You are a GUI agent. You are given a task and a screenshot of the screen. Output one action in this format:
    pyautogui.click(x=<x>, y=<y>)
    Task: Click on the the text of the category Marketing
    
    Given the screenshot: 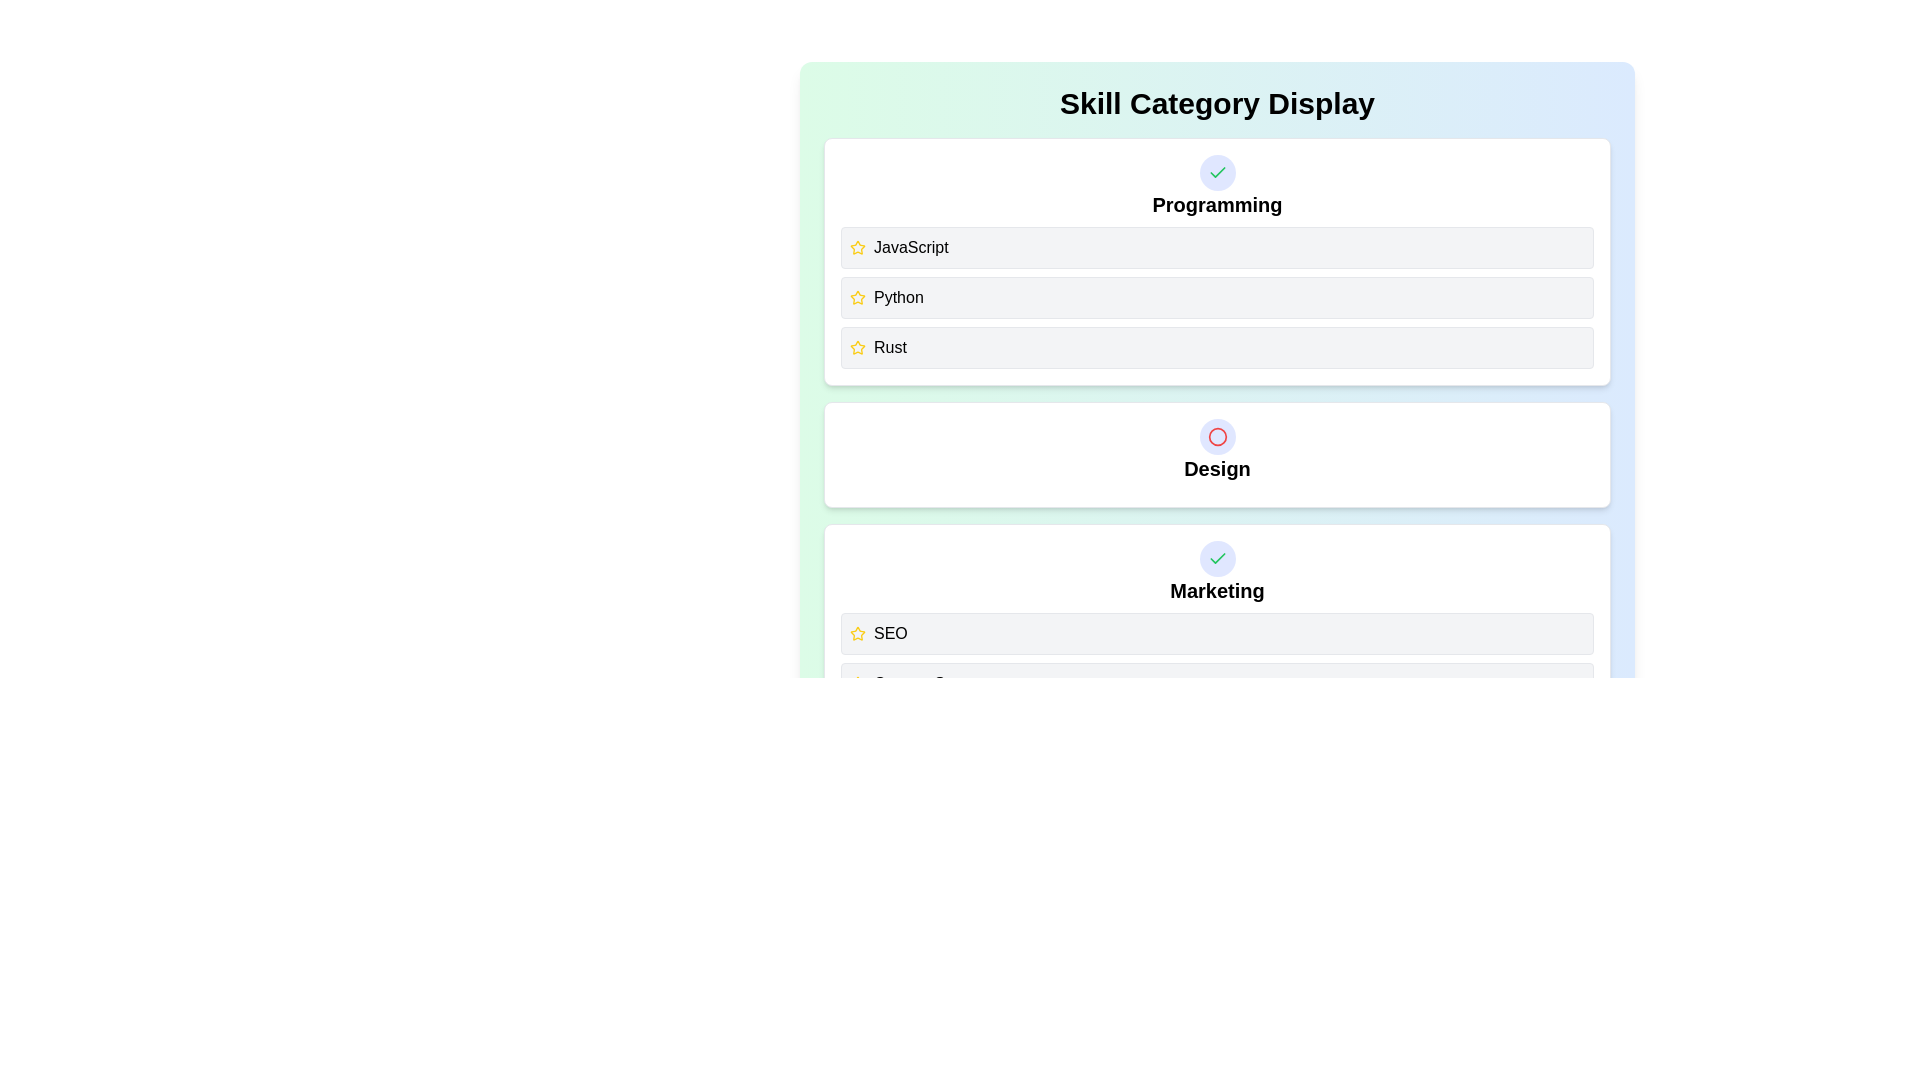 What is the action you would take?
    pyautogui.click(x=1216, y=589)
    